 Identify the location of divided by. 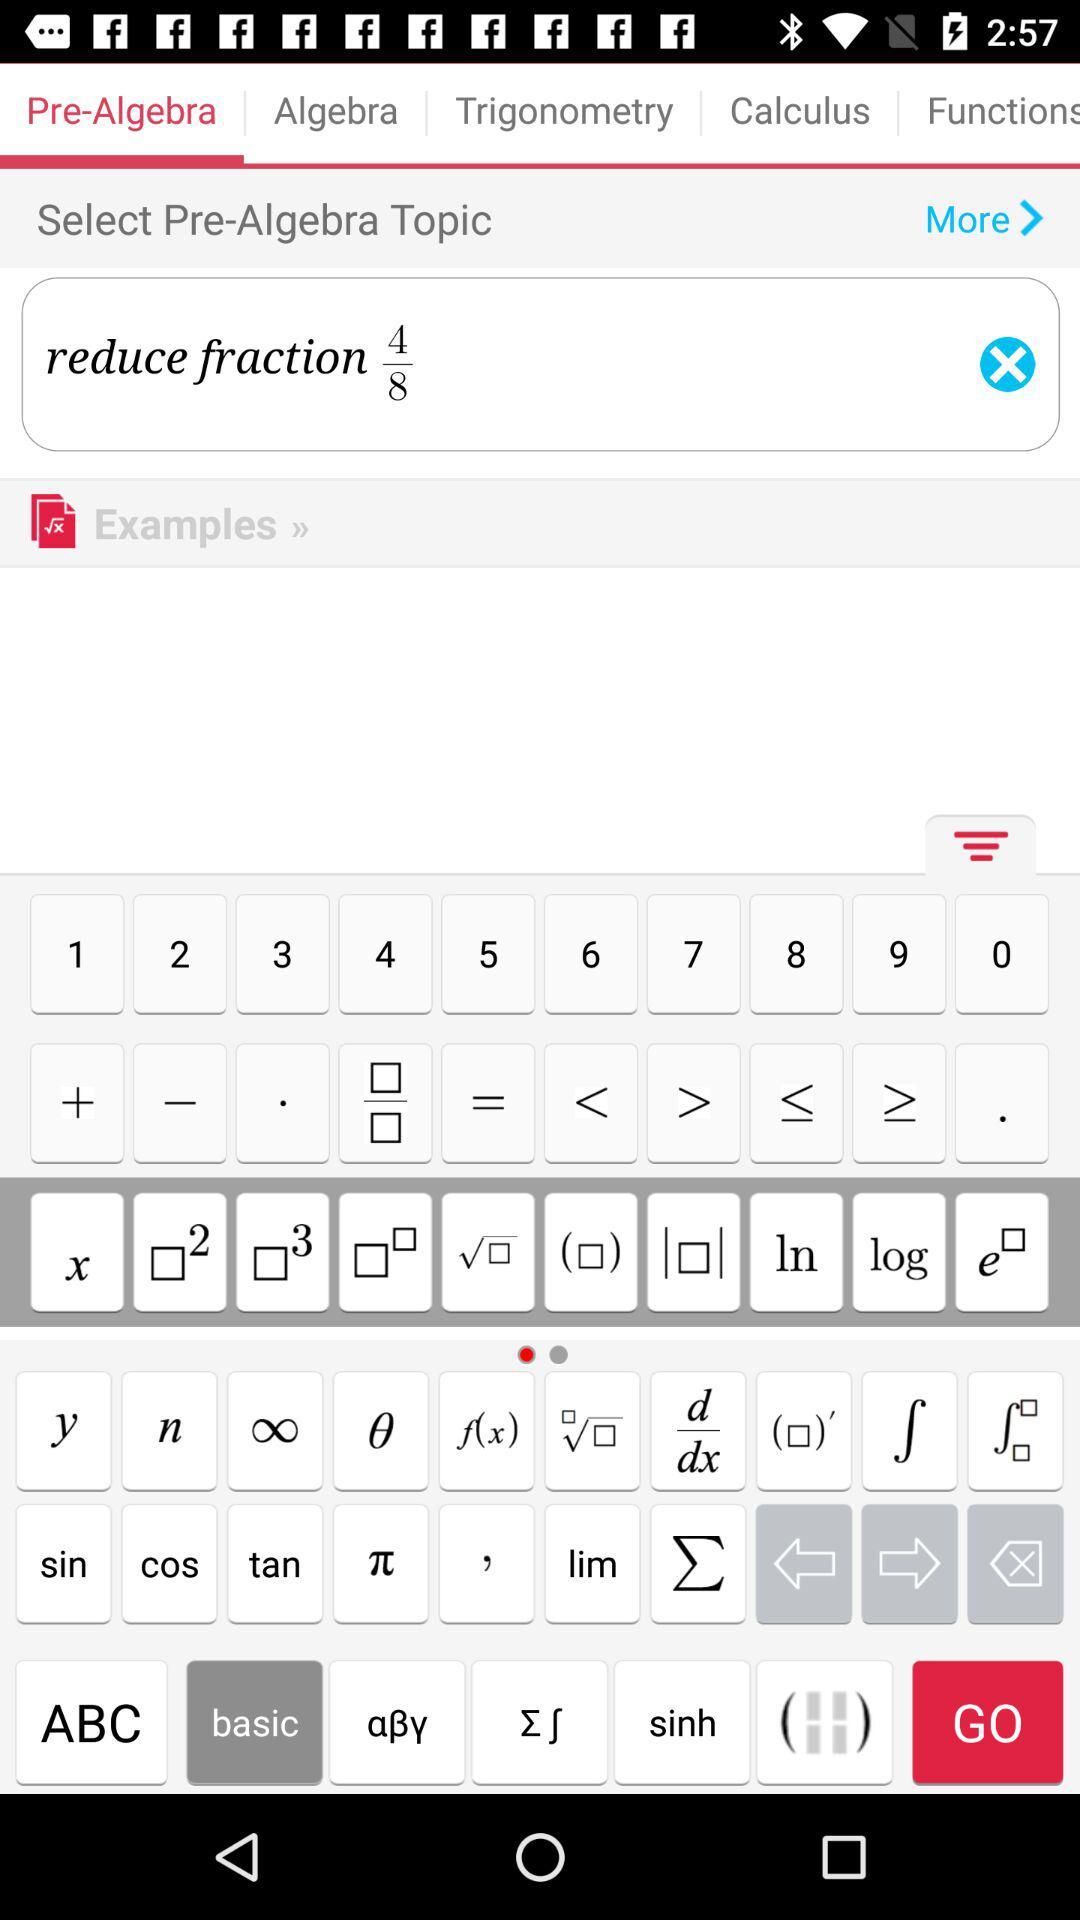
(488, 1251).